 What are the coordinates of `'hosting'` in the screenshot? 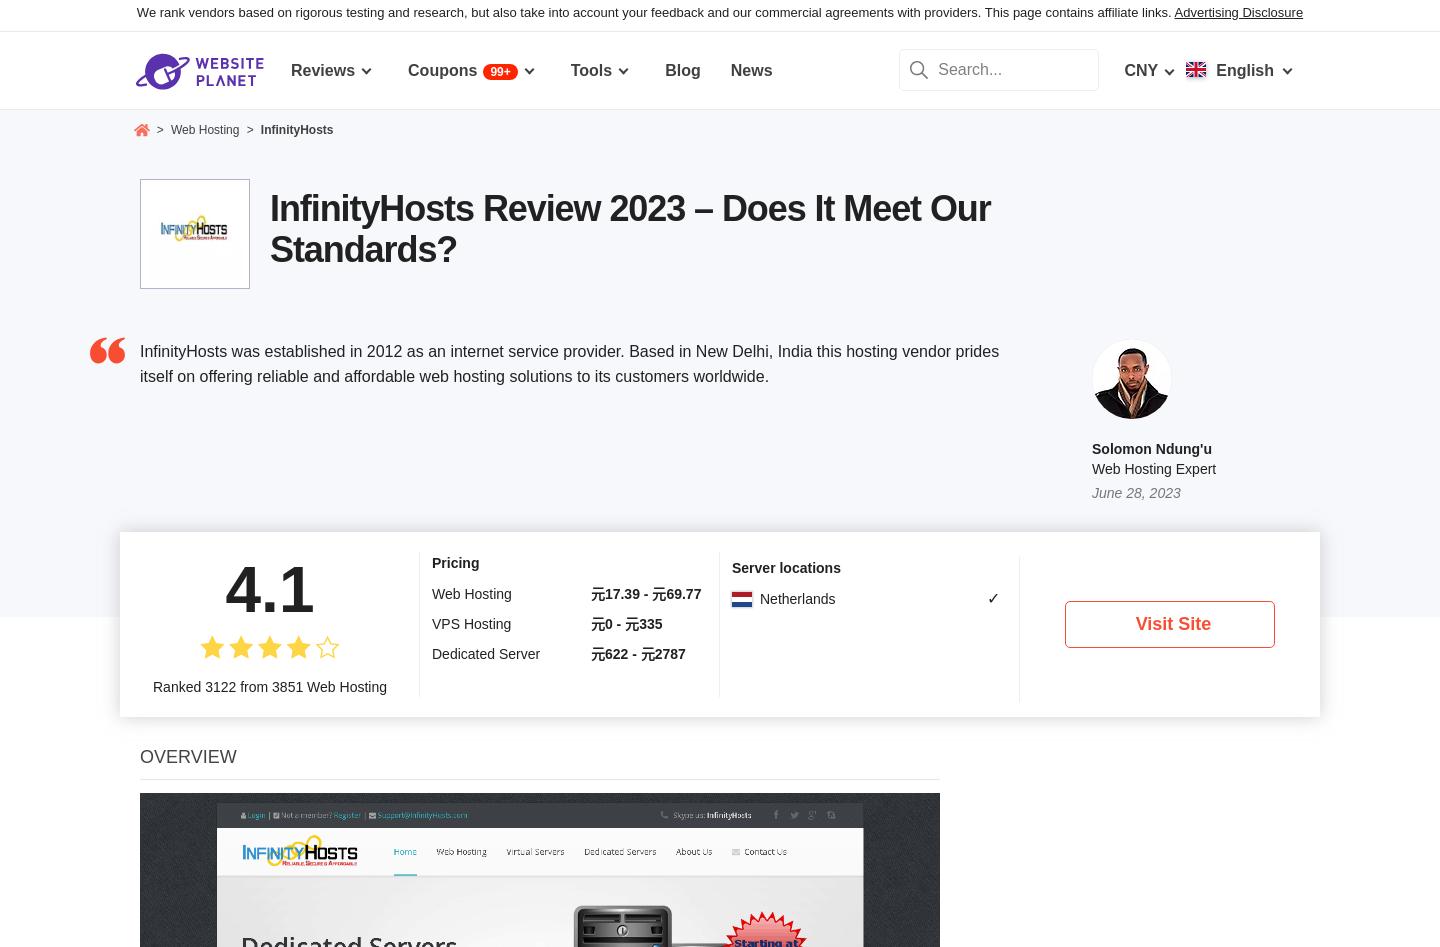 It's located at (547, 754).